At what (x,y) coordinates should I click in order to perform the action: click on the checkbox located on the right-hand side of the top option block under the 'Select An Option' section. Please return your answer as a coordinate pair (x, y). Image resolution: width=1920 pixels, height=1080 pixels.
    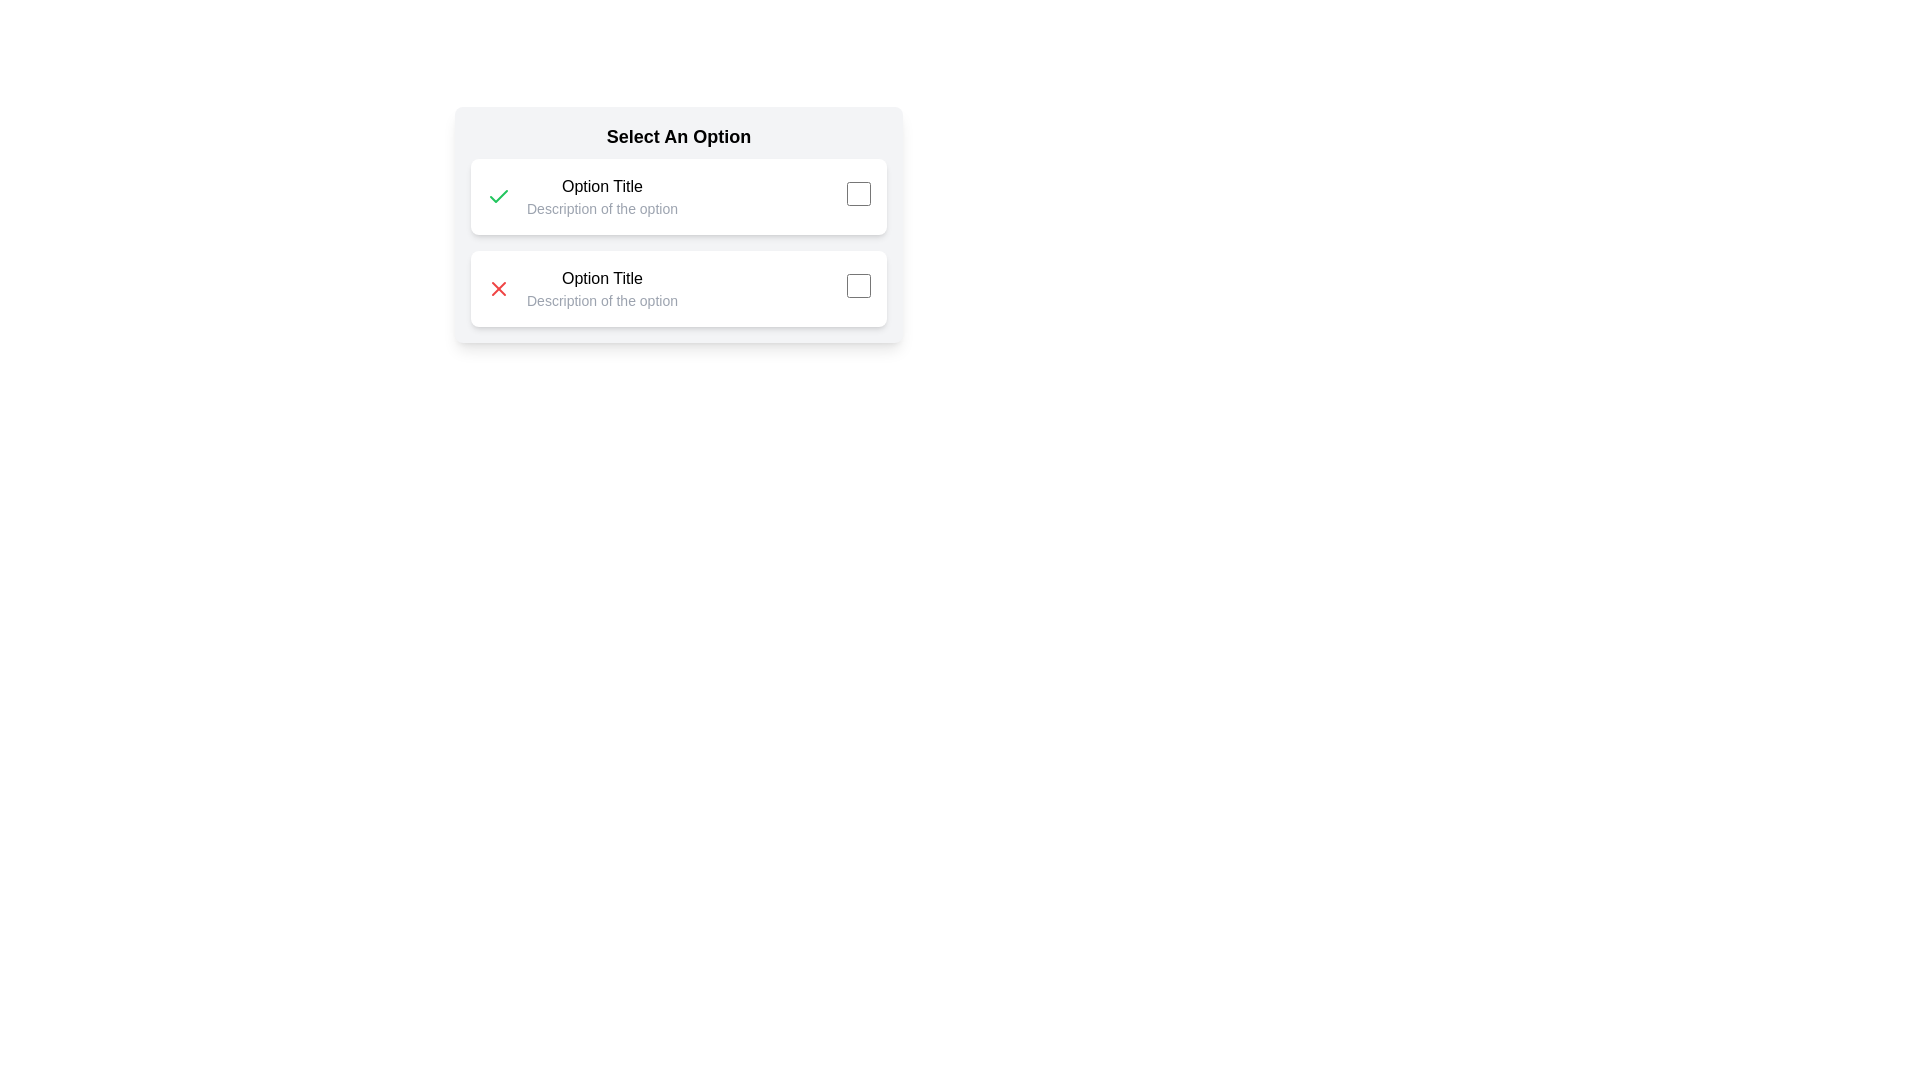
    Looking at the image, I should click on (859, 193).